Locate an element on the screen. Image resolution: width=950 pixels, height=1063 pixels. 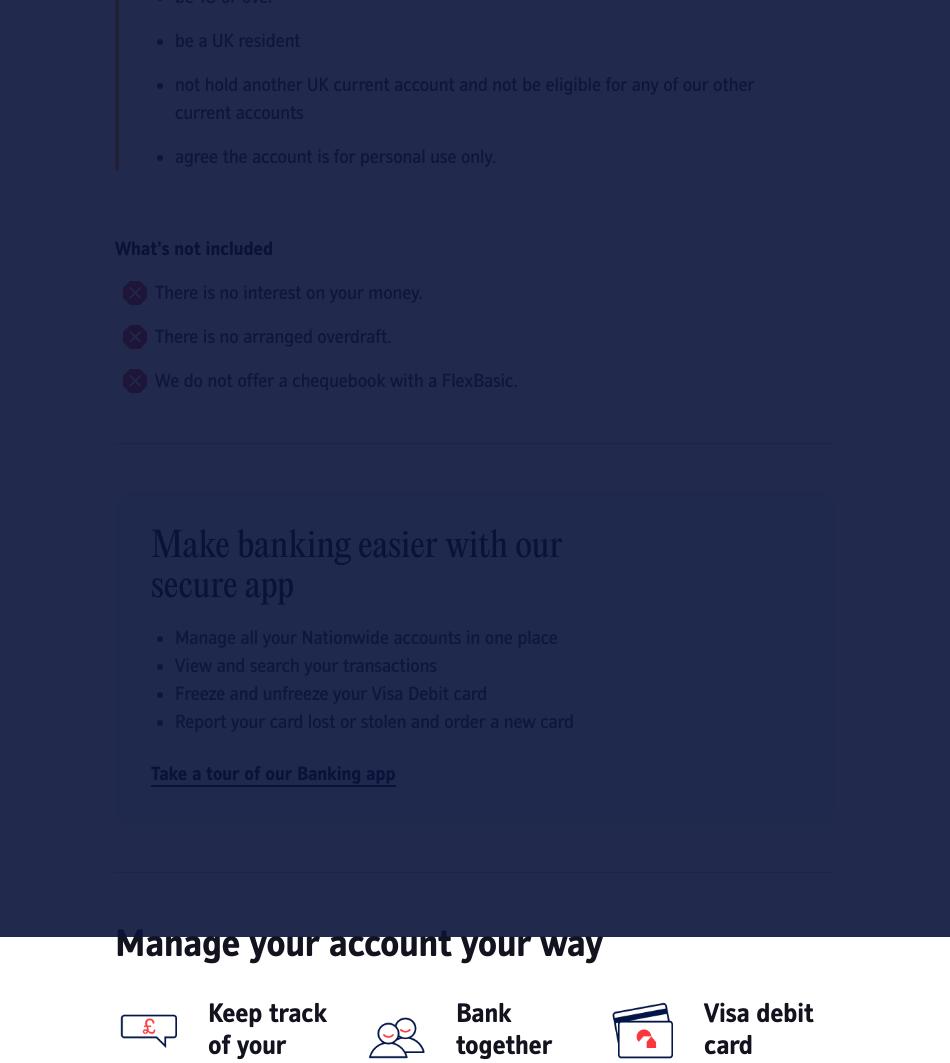
'Freeze and unfreeze your Visa Debit card' is located at coordinates (329, 693).